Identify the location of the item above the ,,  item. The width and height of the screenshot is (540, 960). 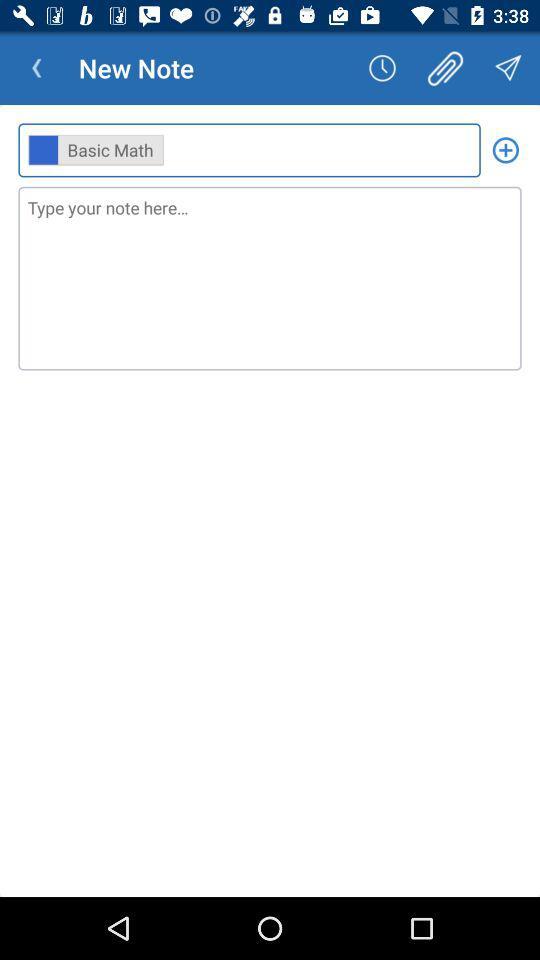
(382, 68).